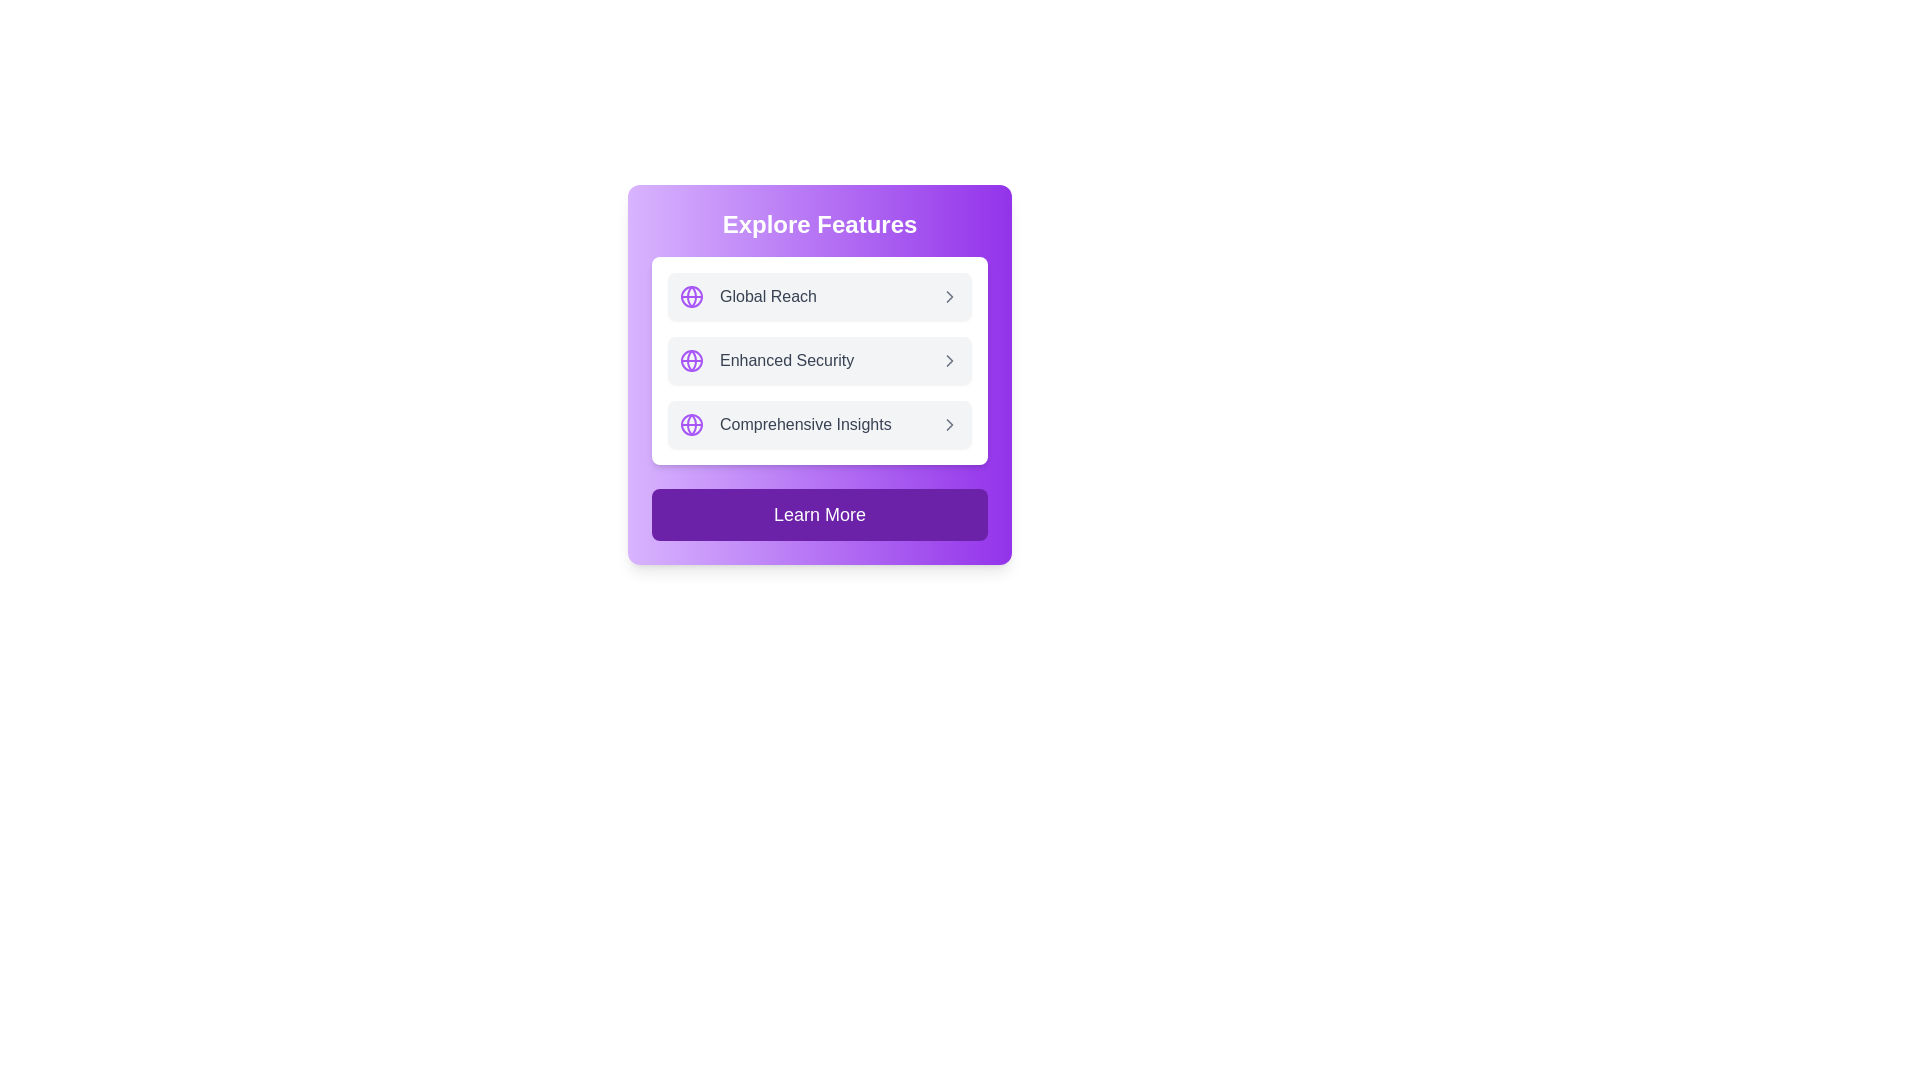 Image resolution: width=1920 pixels, height=1080 pixels. I want to click on the selectable option labeled 'Enhanced Security' in the list, so click(820, 361).